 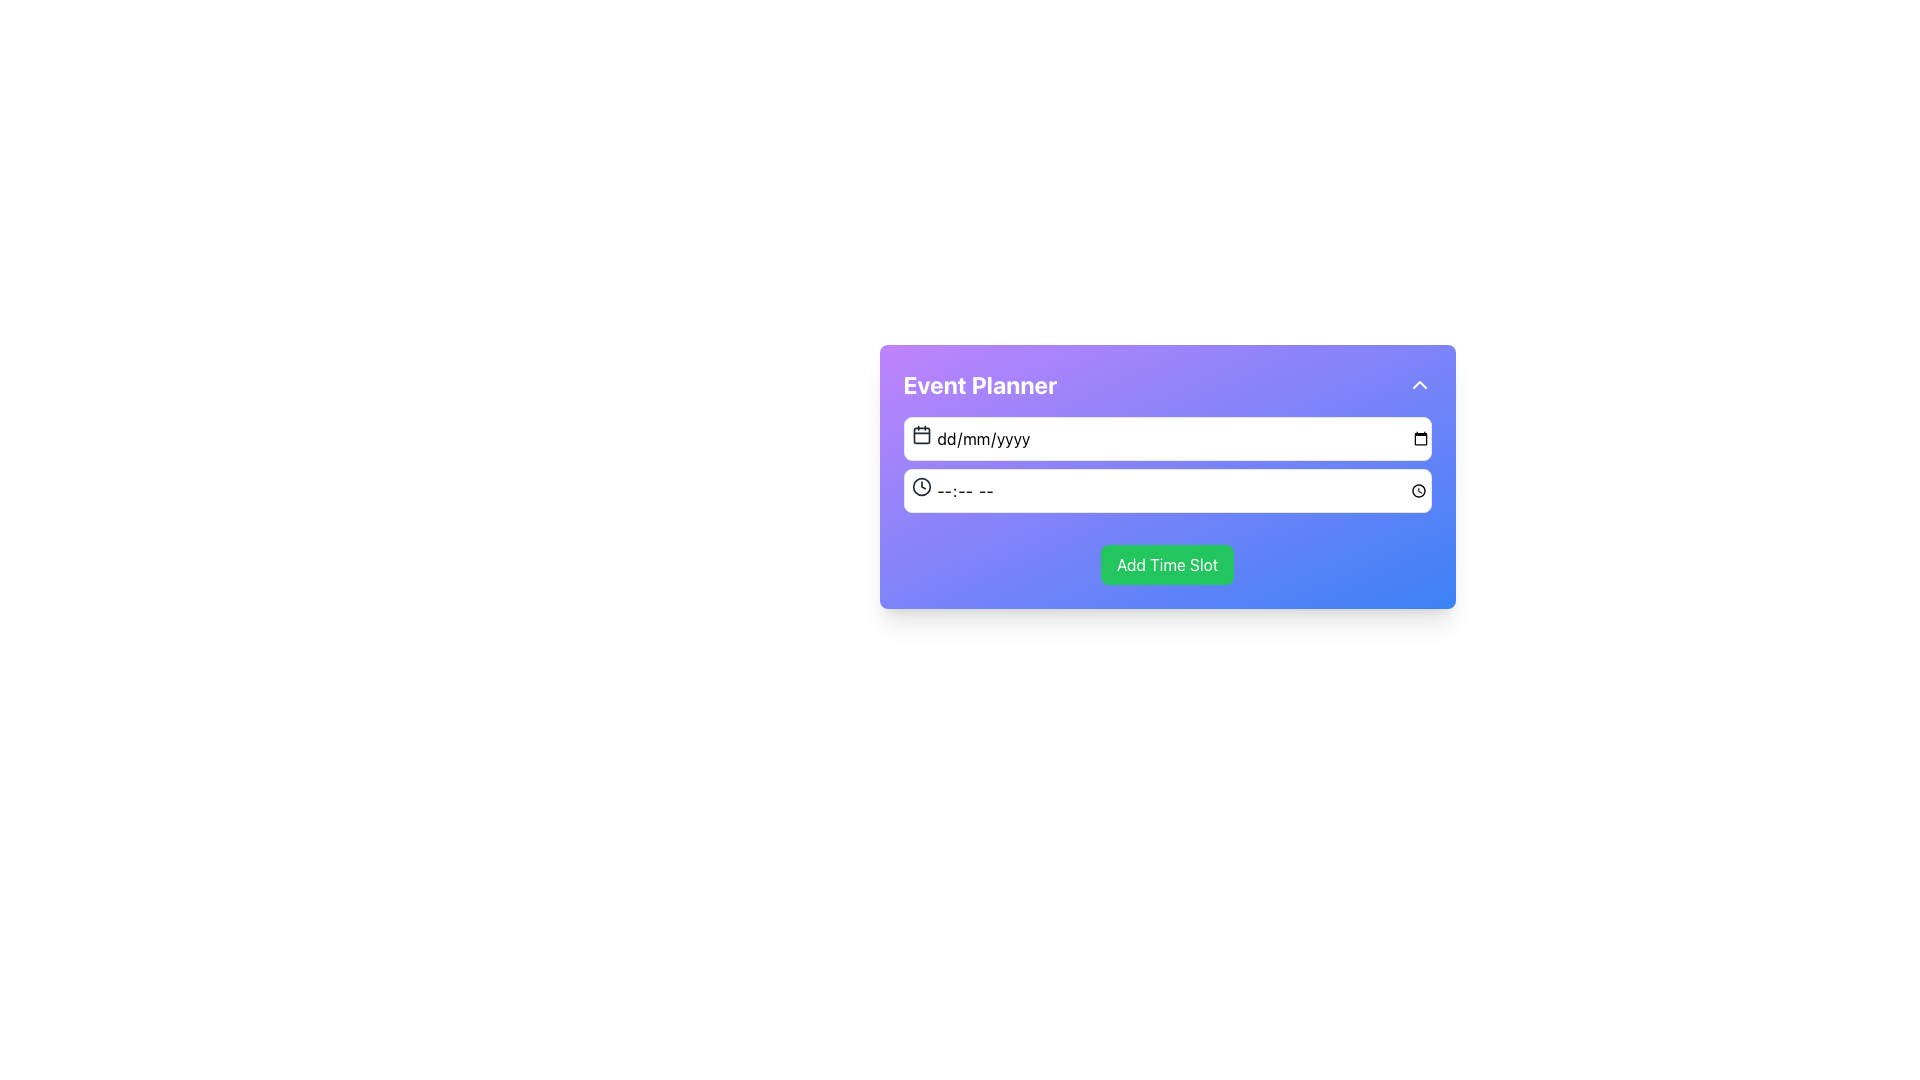 I want to click on the icon that visually indicates the time input field in the 'Event Planner' form, located on the second row to the left of the time input field, so click(x=920, y=486).